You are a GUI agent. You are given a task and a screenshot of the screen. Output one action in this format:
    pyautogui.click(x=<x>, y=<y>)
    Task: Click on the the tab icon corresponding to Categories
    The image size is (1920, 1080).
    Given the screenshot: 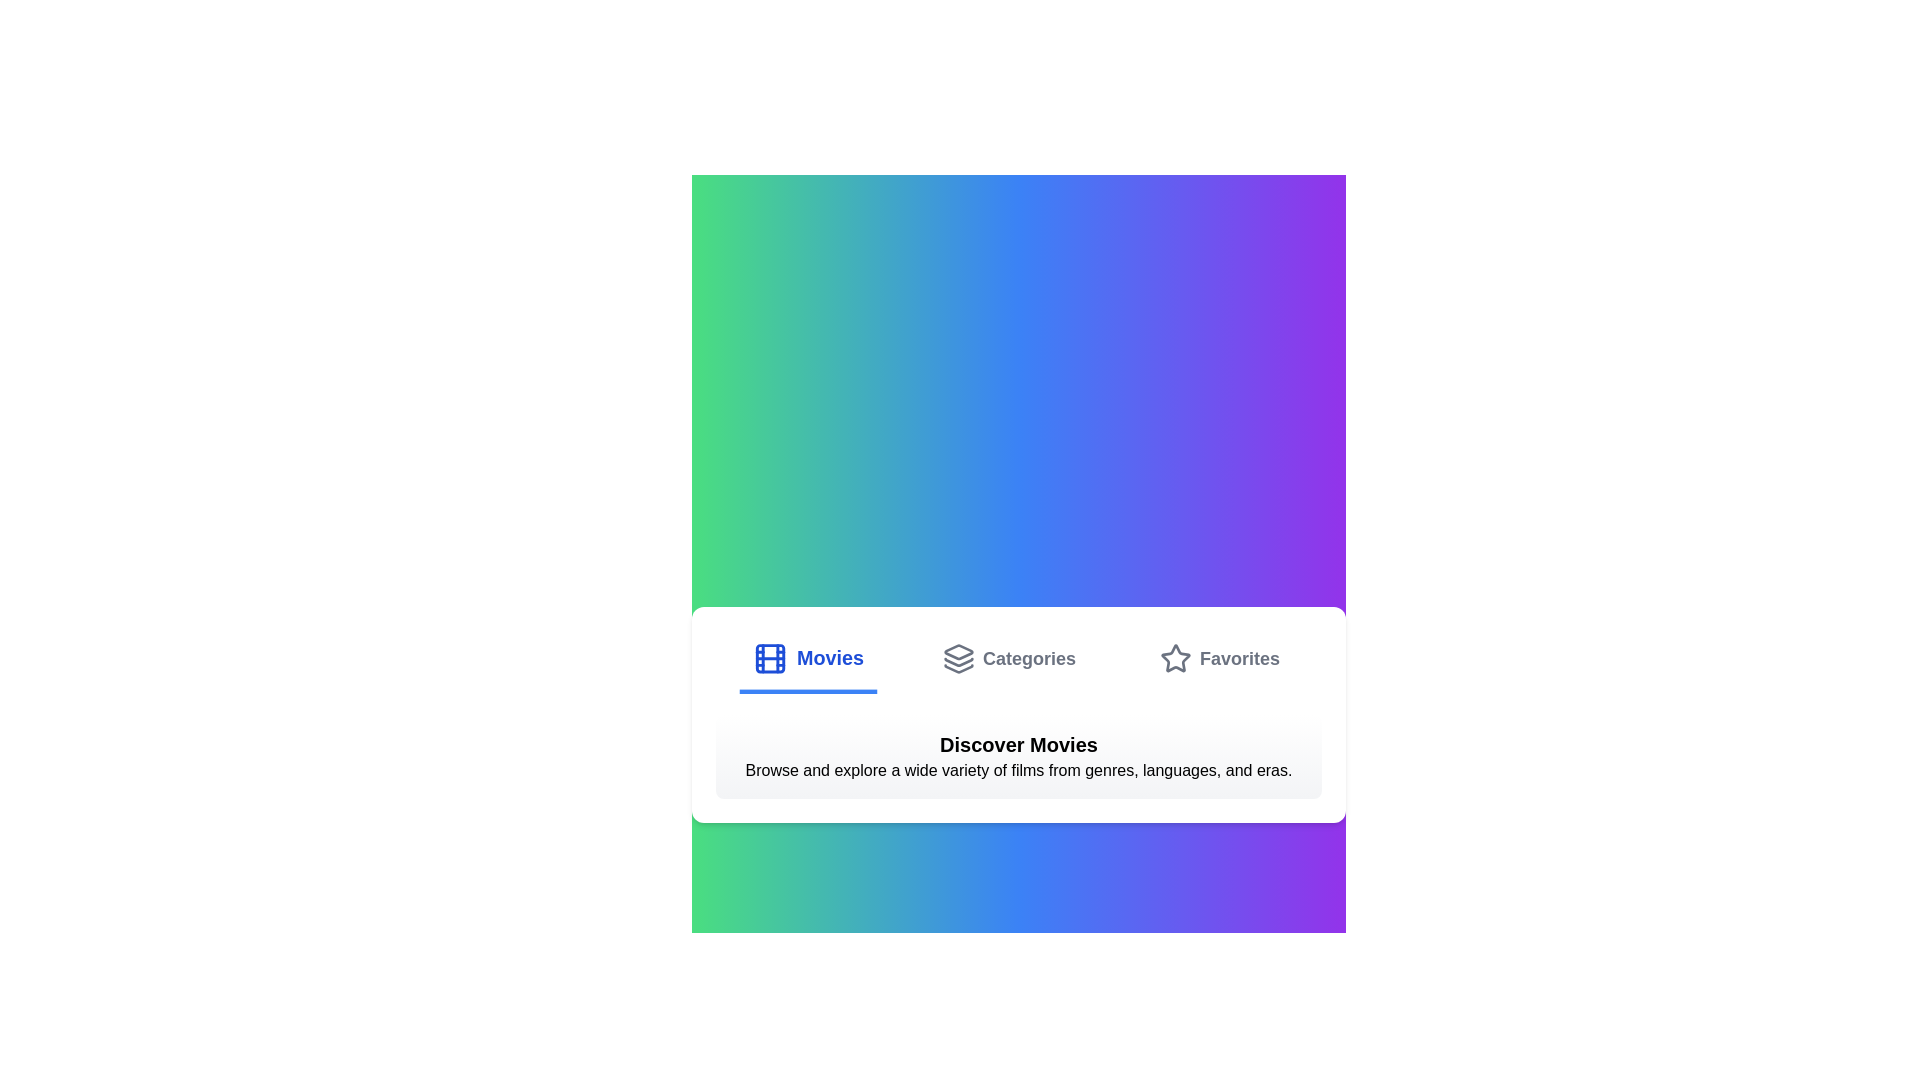 What is the action you would take?
    pyautogui.click(x=960, y=659)
    